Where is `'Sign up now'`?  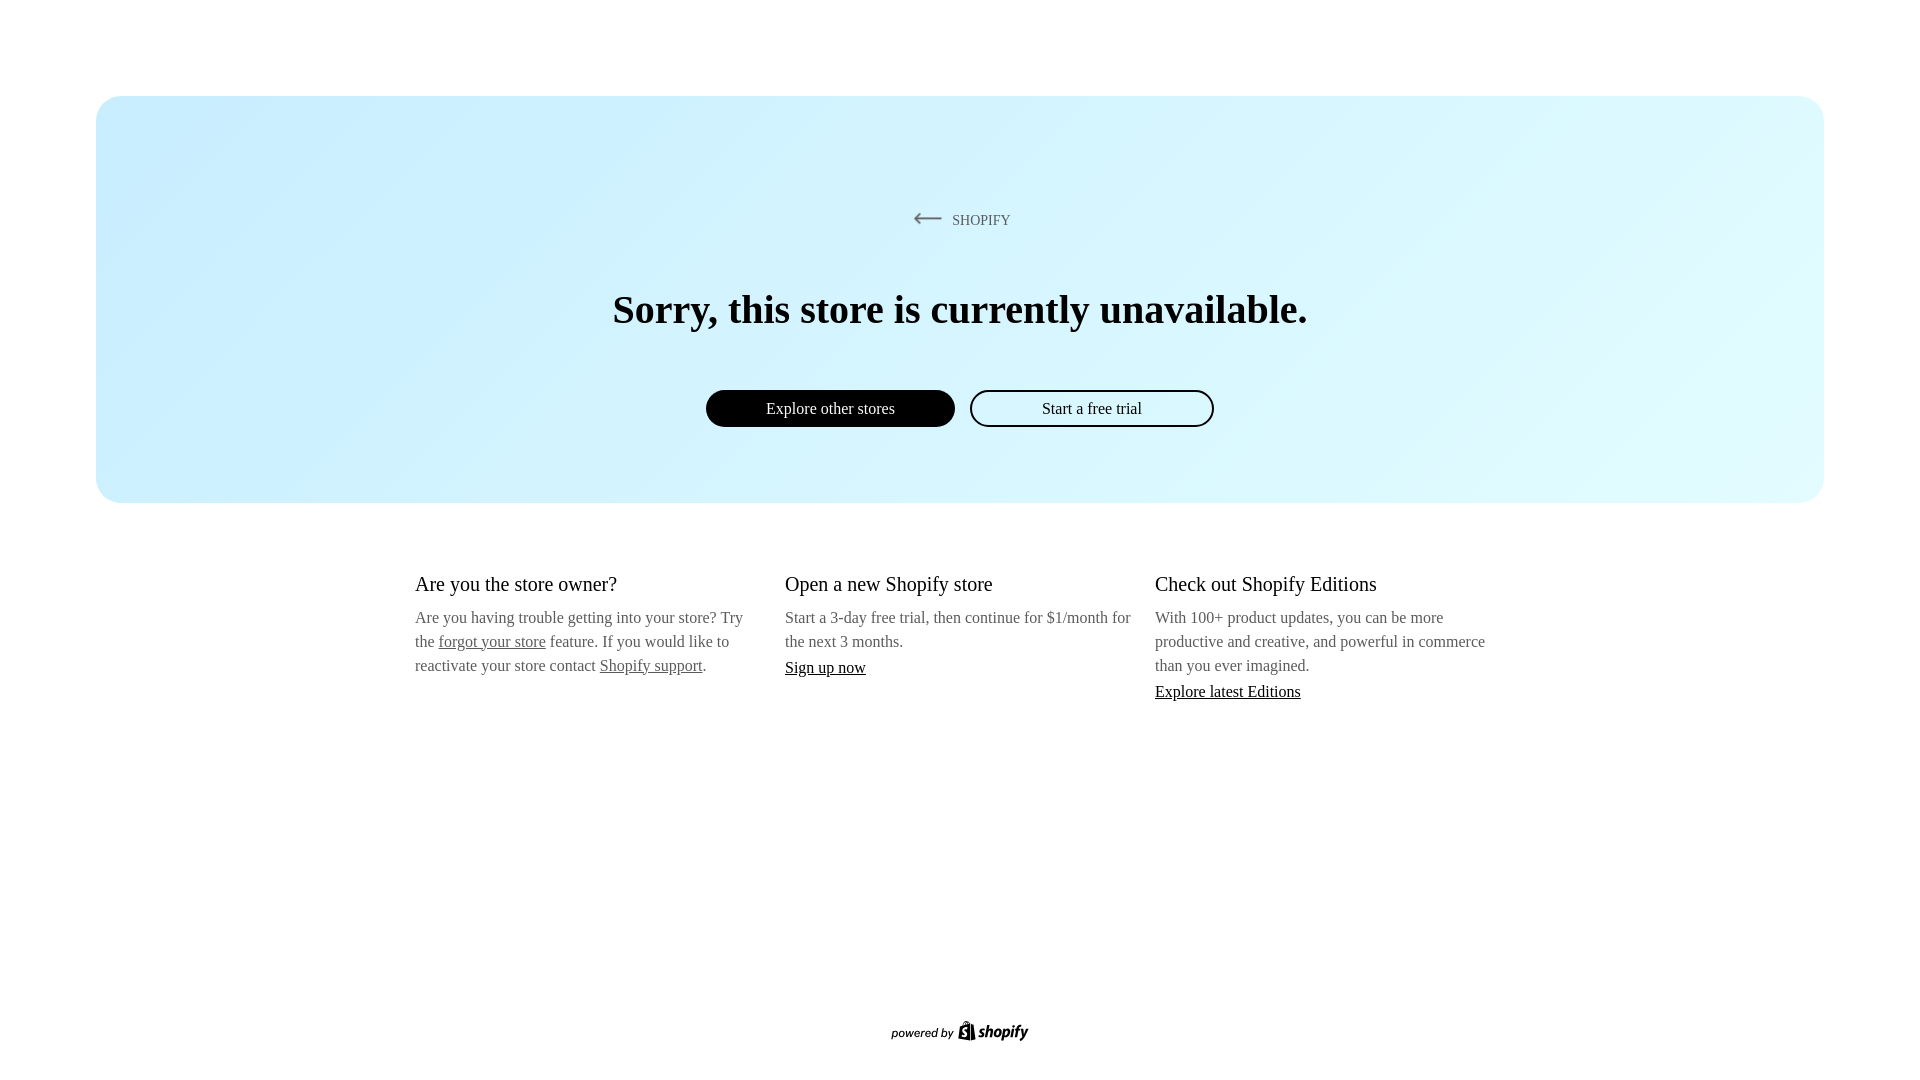
'Sign up now' is located at coordinates (825, 667).